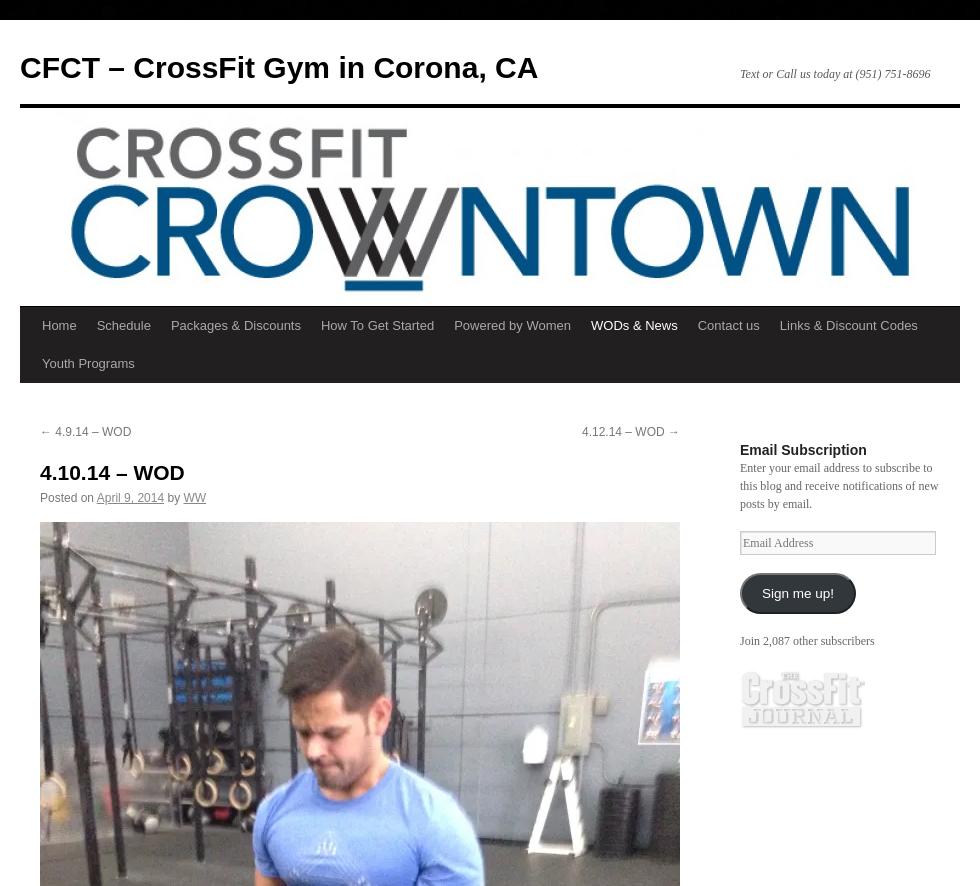 The width and height of the screenshot is (980, 886). Describe the element at coordinates (807, 641) in the screenshot. I see `'Join 2,087 other subscribers'` at that location.